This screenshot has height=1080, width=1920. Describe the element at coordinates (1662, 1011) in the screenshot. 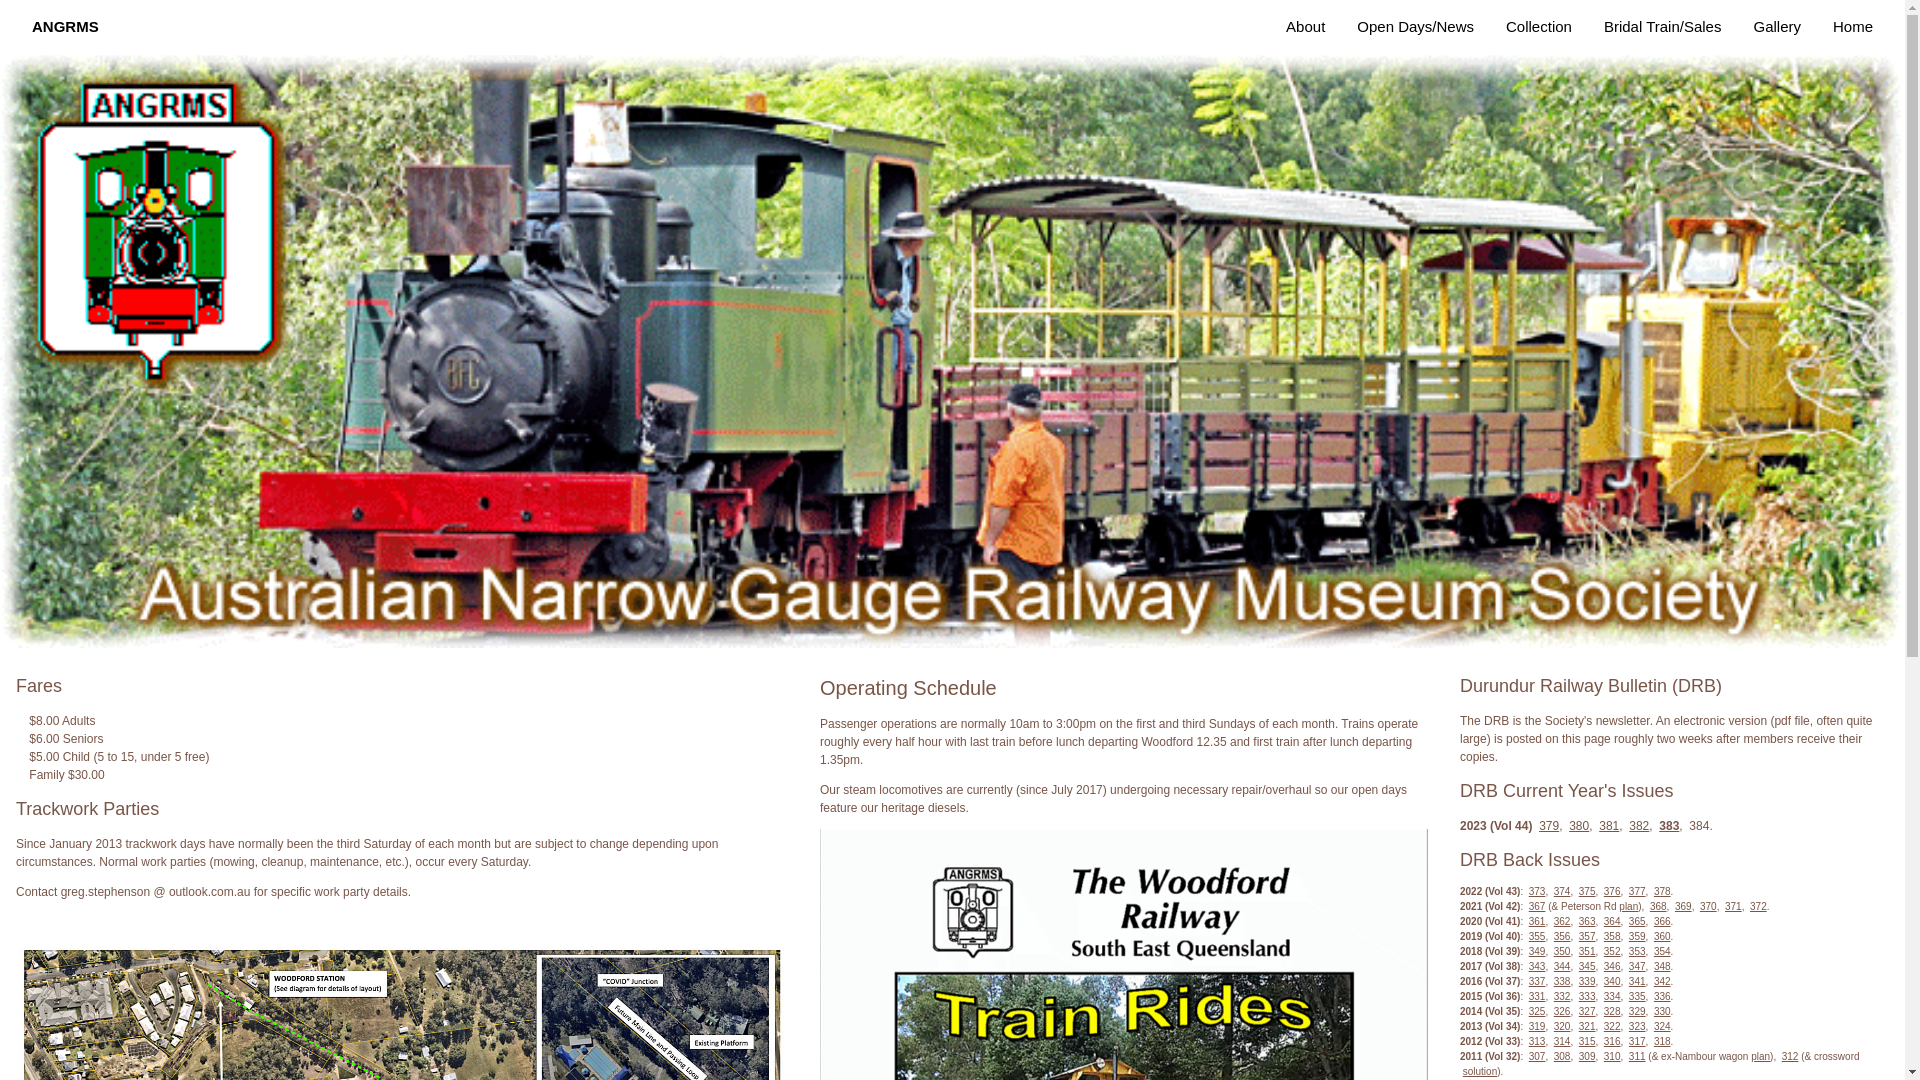

I see `'330'` at that location.